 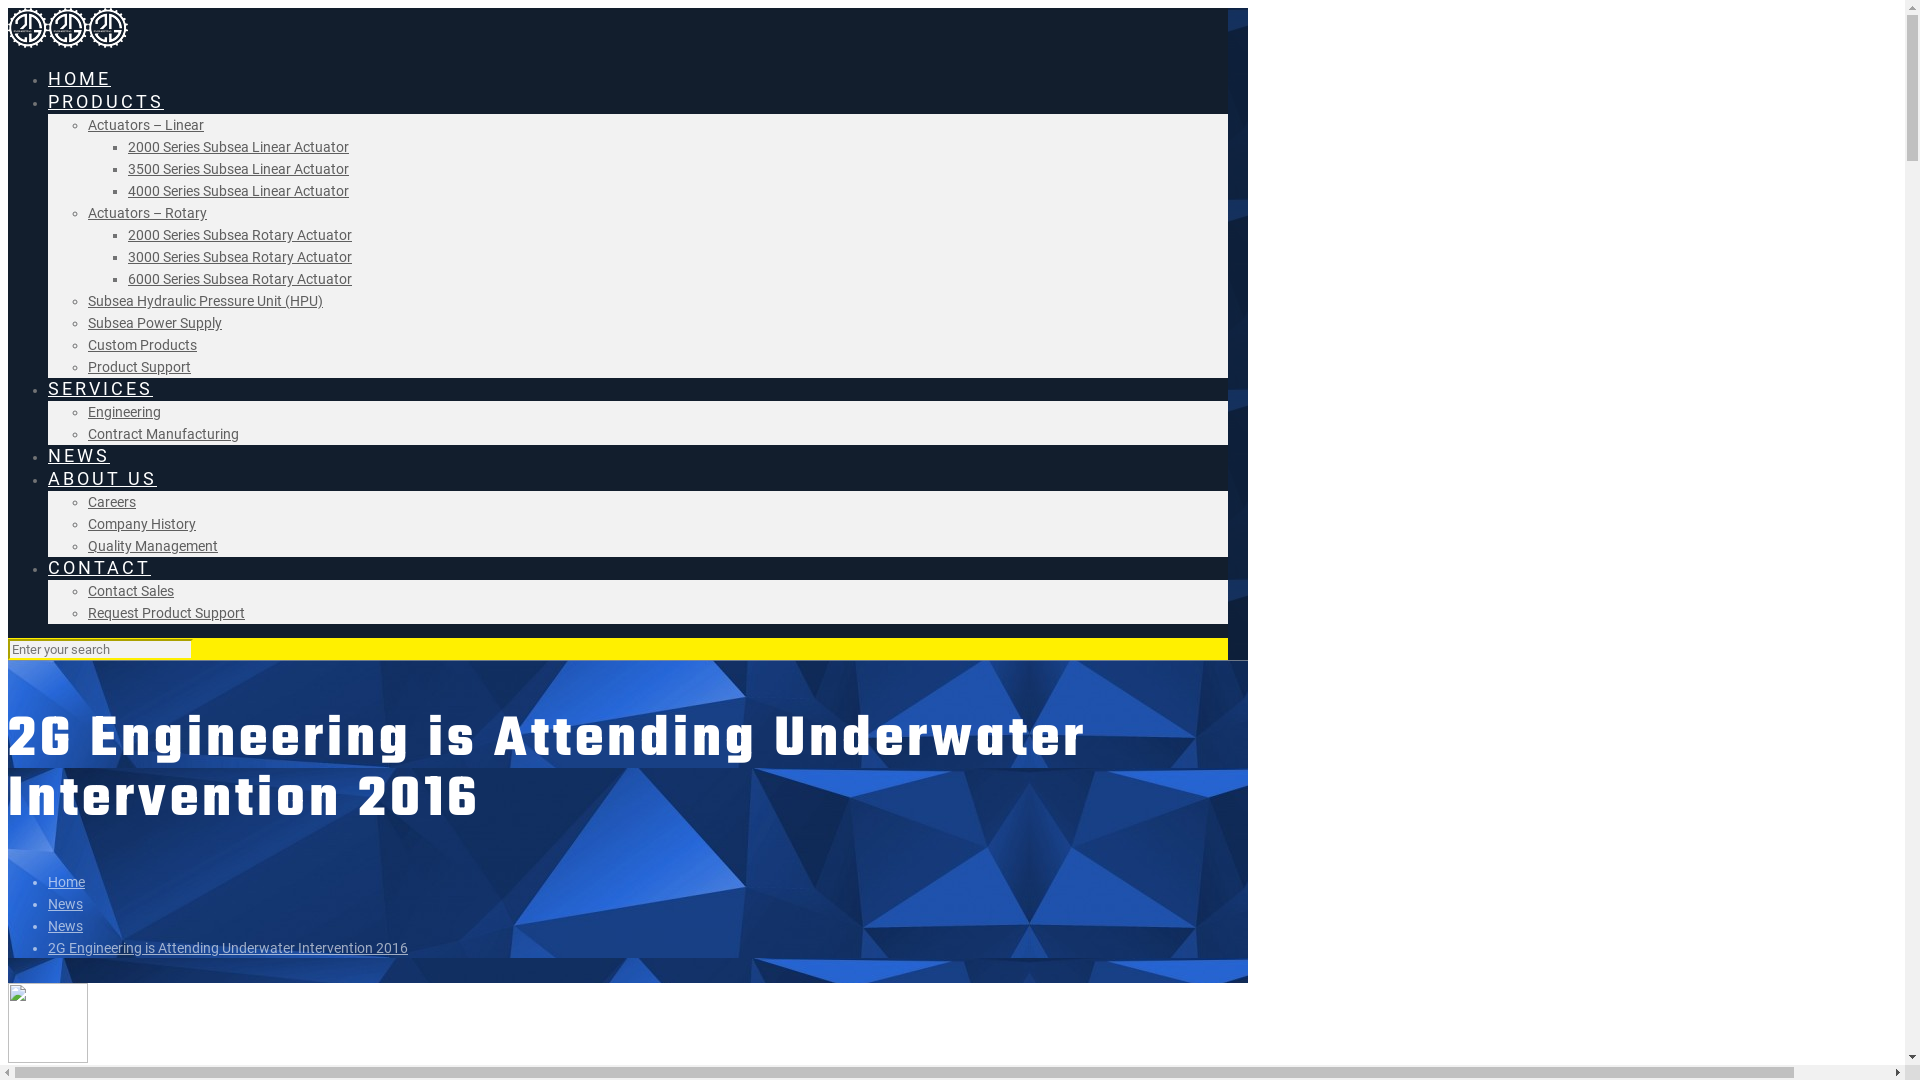 What do you see at coordinates (65, 903) in the screenshot?
I see `'News'` at bounding box center [65, 903].